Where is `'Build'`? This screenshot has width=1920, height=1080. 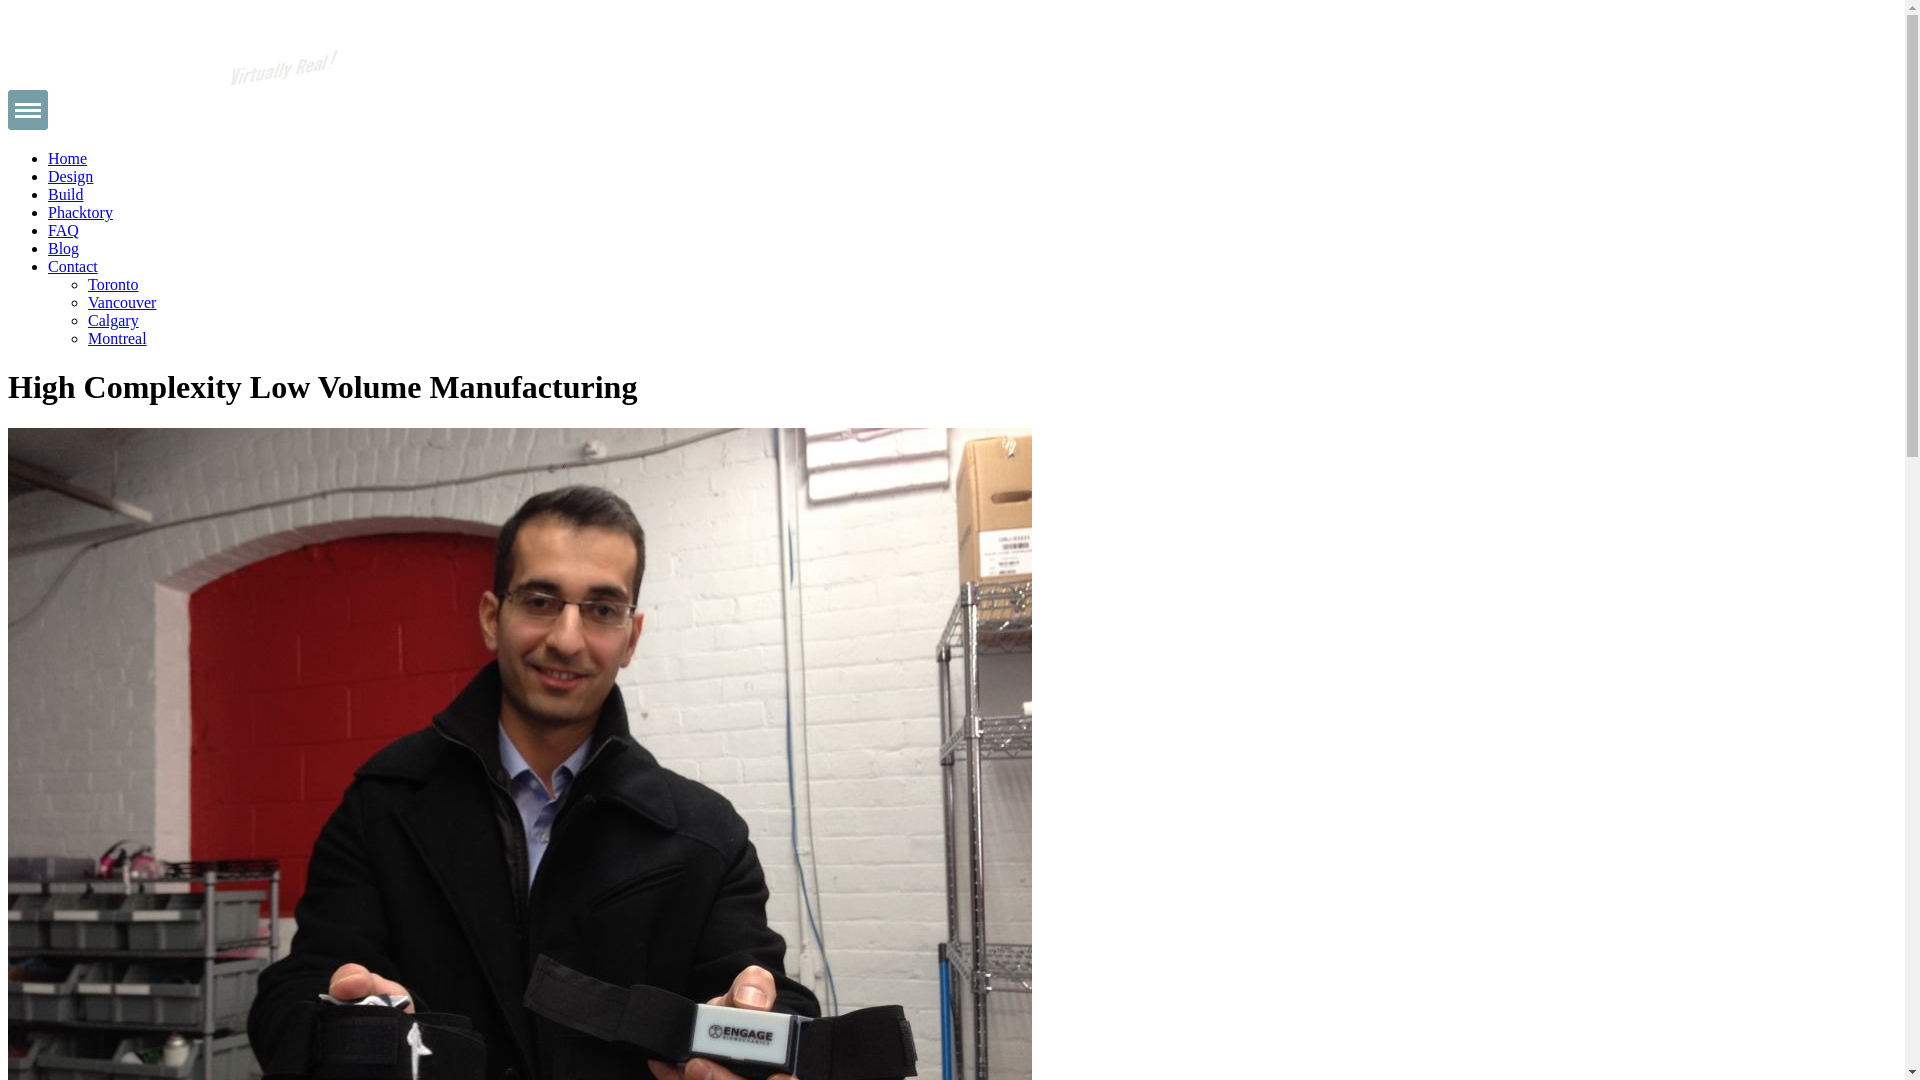
'Build' is located at coordinates (48, 194).